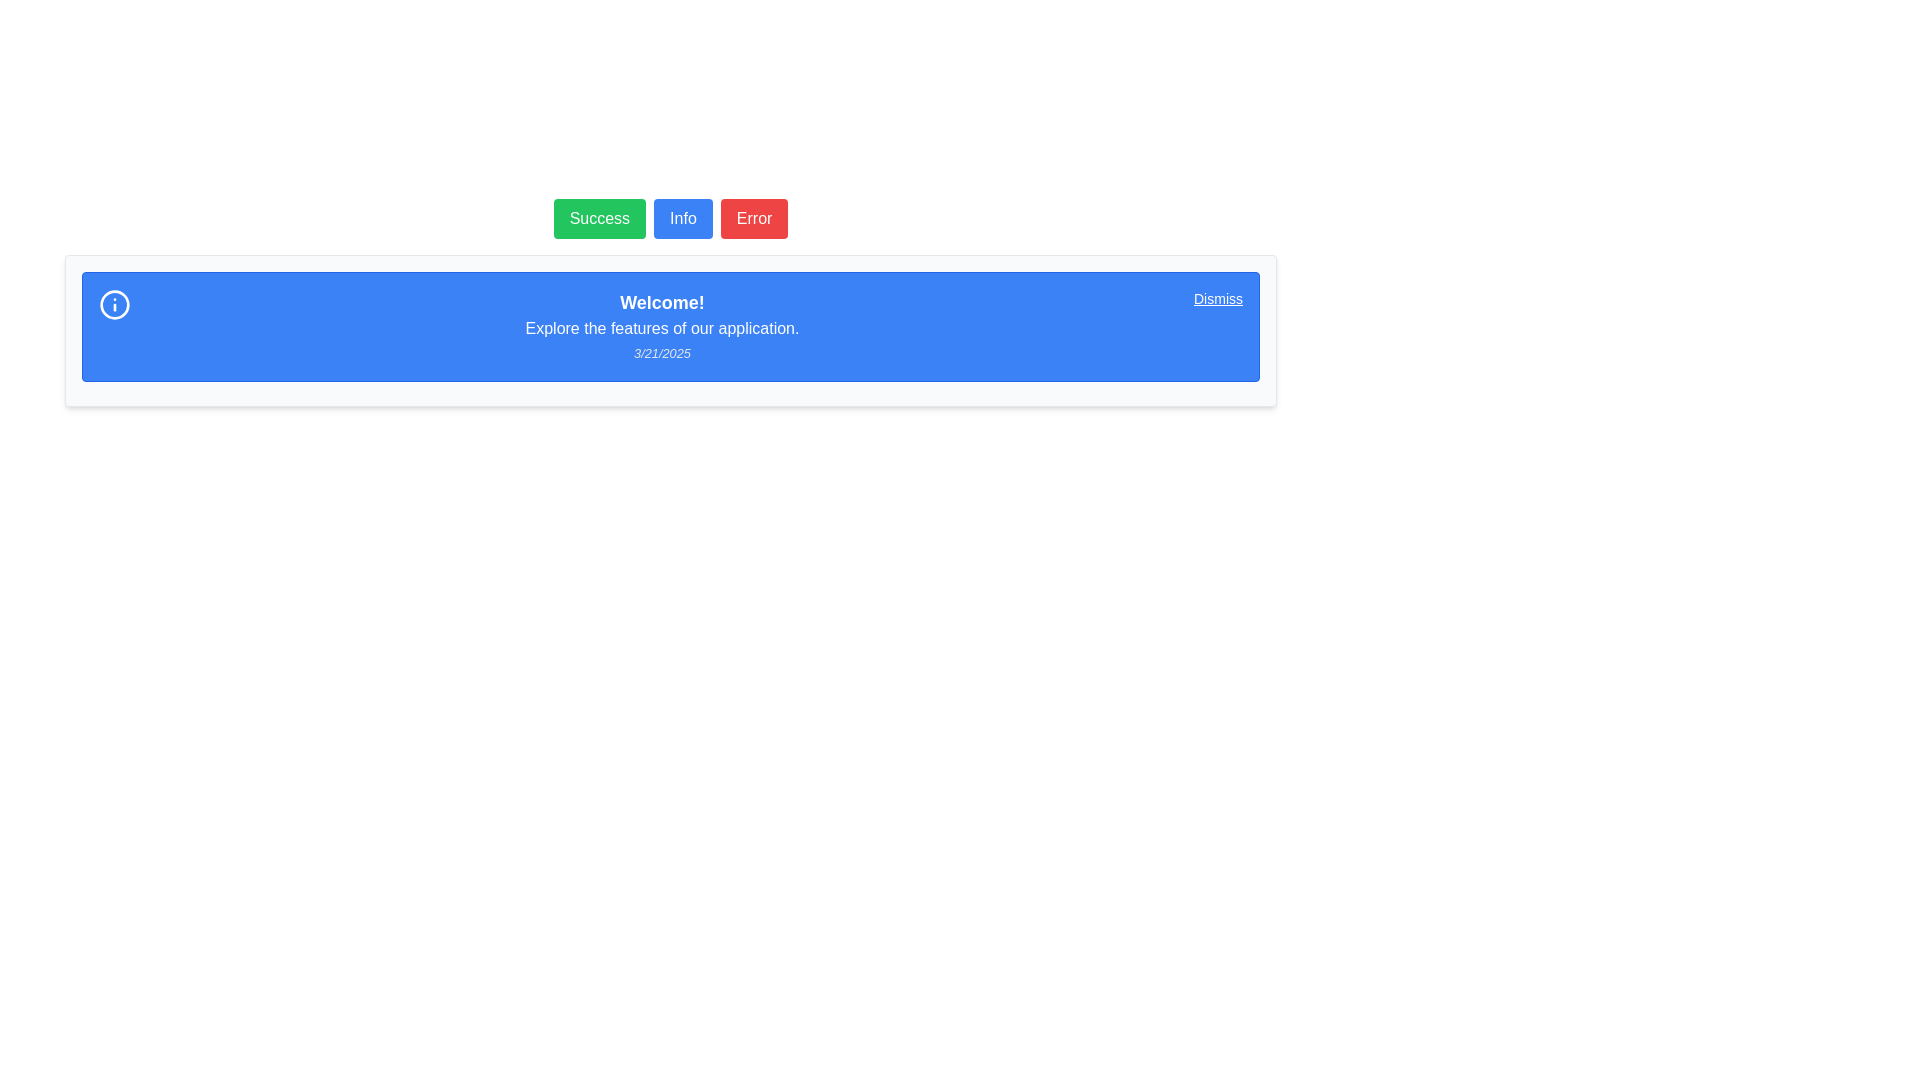 This screenshot has height=1080, width=1920. I want to click on information presented in the informational notification box with a blue background, which welcomes users and provides a brief introductory message about the application's features, so click(671, 326).